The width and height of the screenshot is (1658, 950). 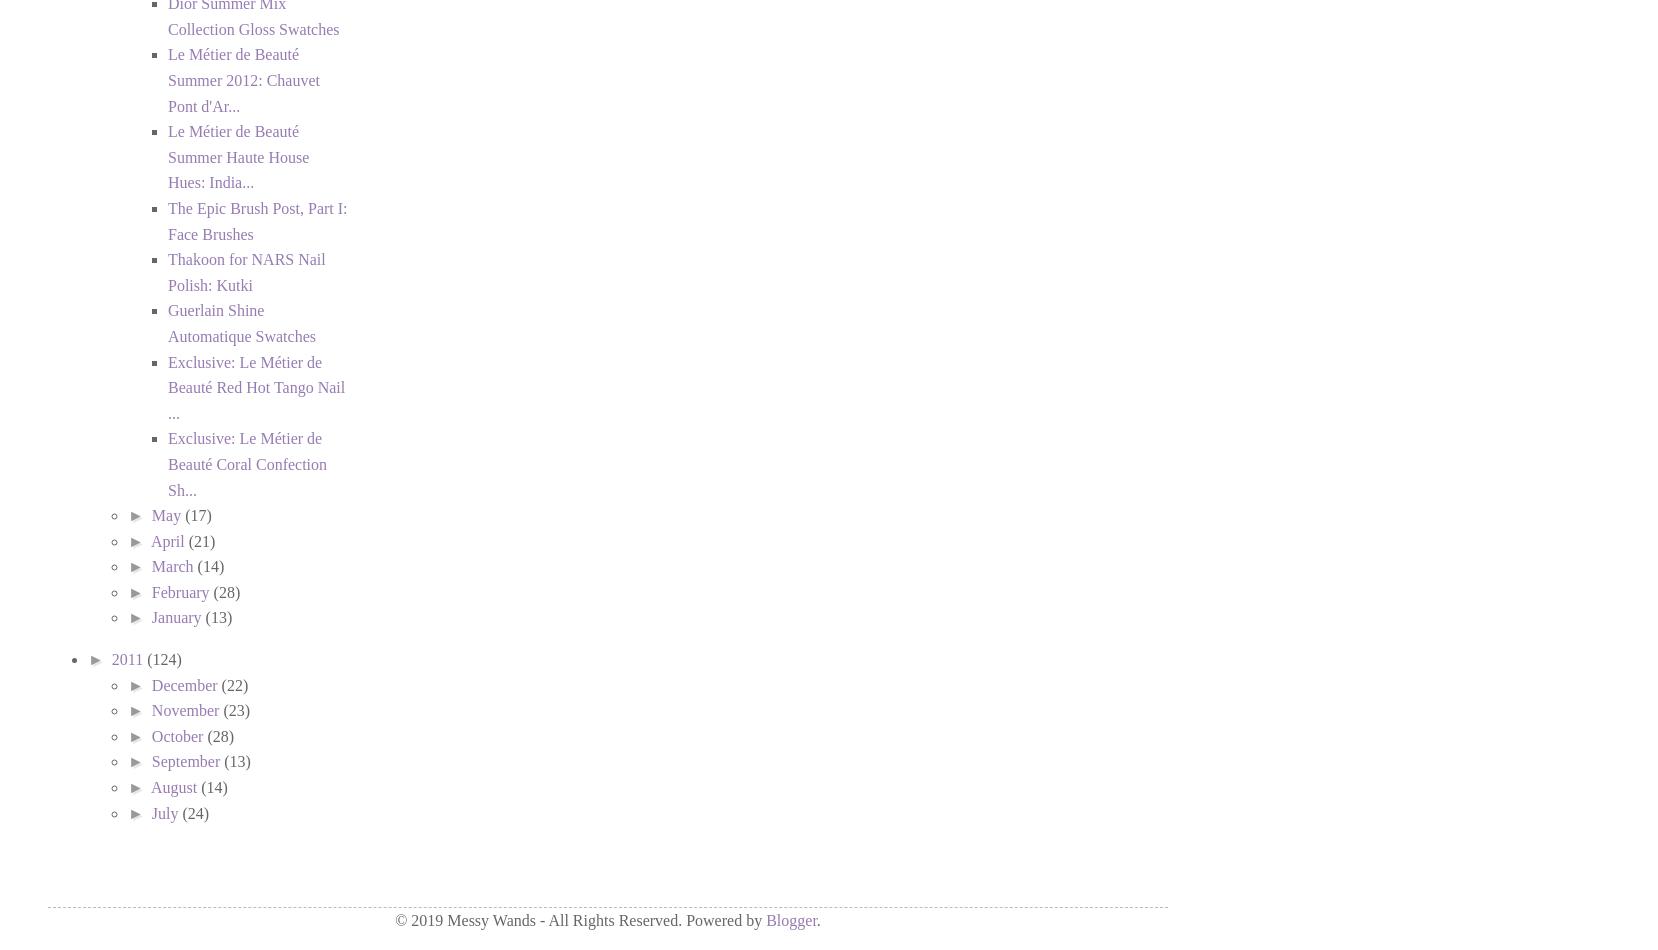 What do you see at coordinates (257, 220) in the screenshot?
I see `'The Epic Brush Post, Part I: Face Brushes'` at bounding box center [257, 220].